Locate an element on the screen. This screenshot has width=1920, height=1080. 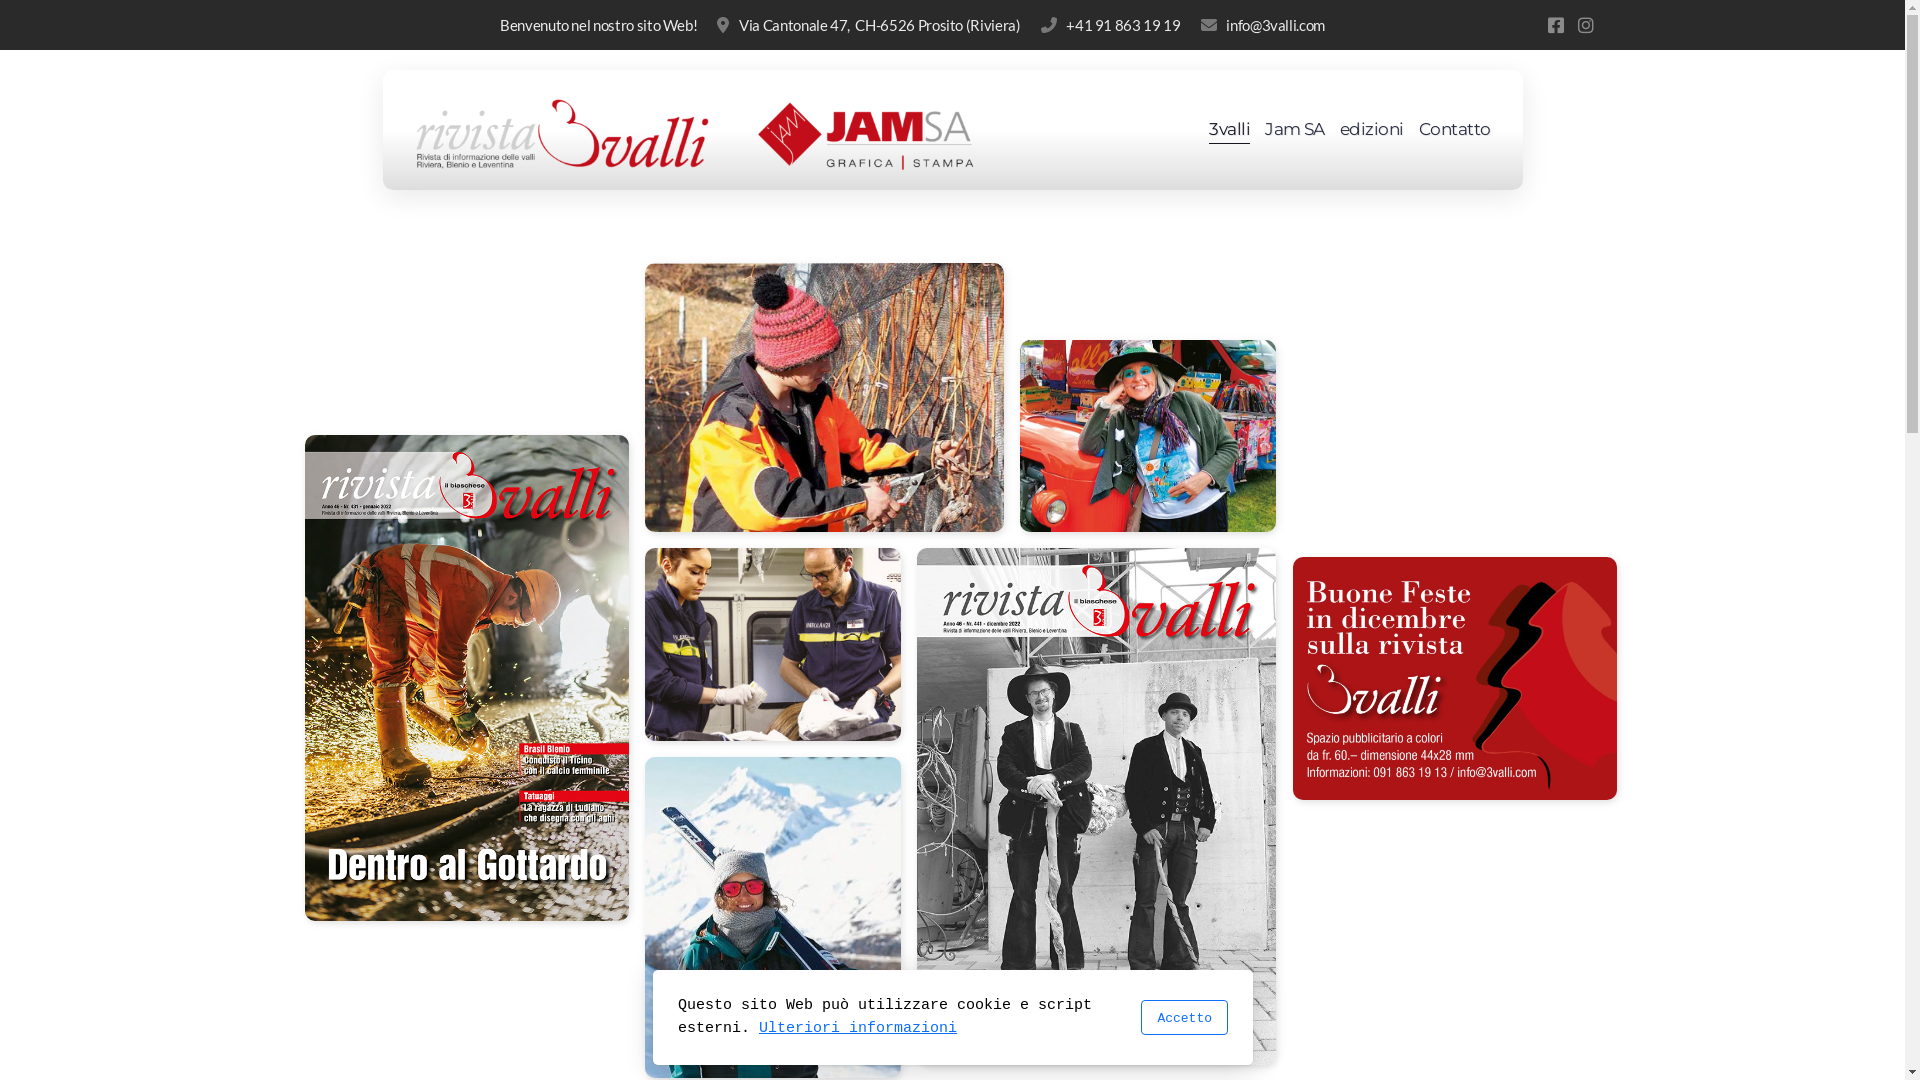
'Ulteriori informazioni' is located at coordinates (858, 1028).